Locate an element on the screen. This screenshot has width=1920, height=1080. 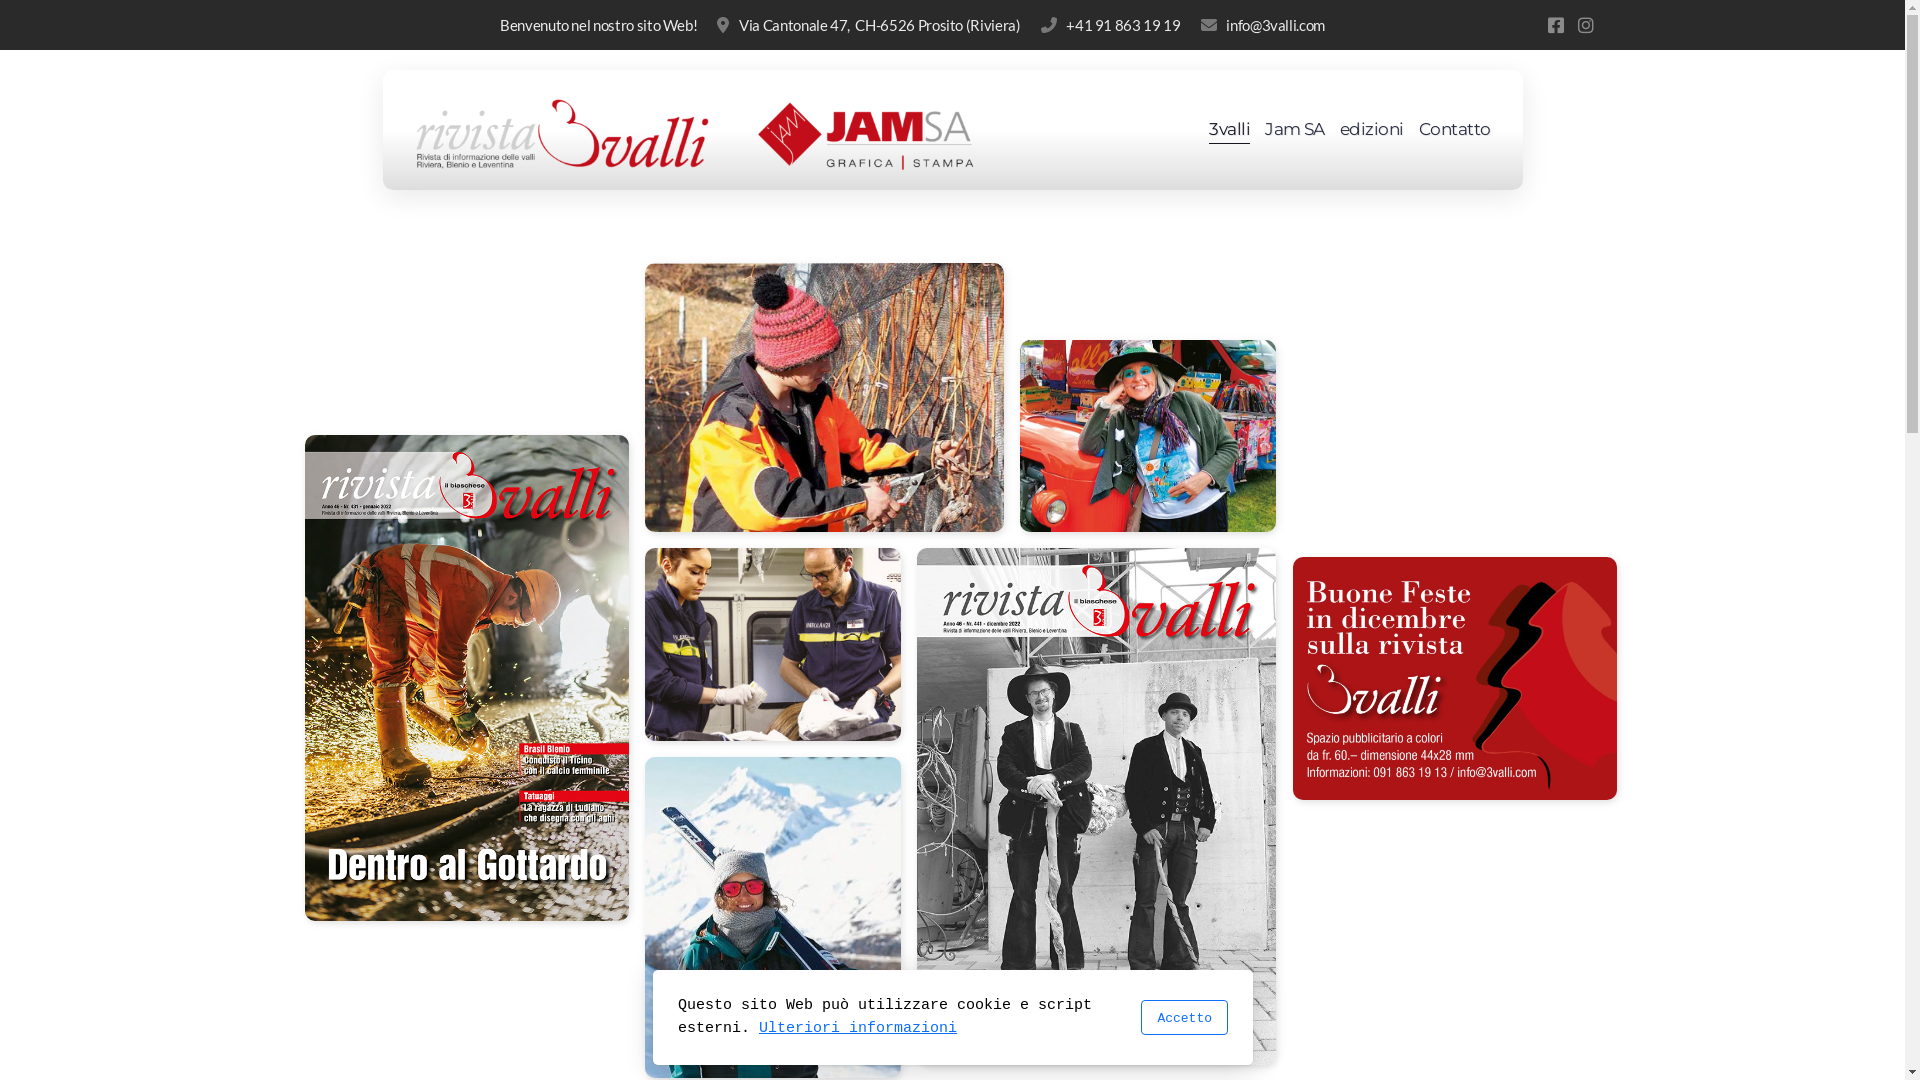
'Ulteriori informazioni' is located at coordinates (858, 1028).